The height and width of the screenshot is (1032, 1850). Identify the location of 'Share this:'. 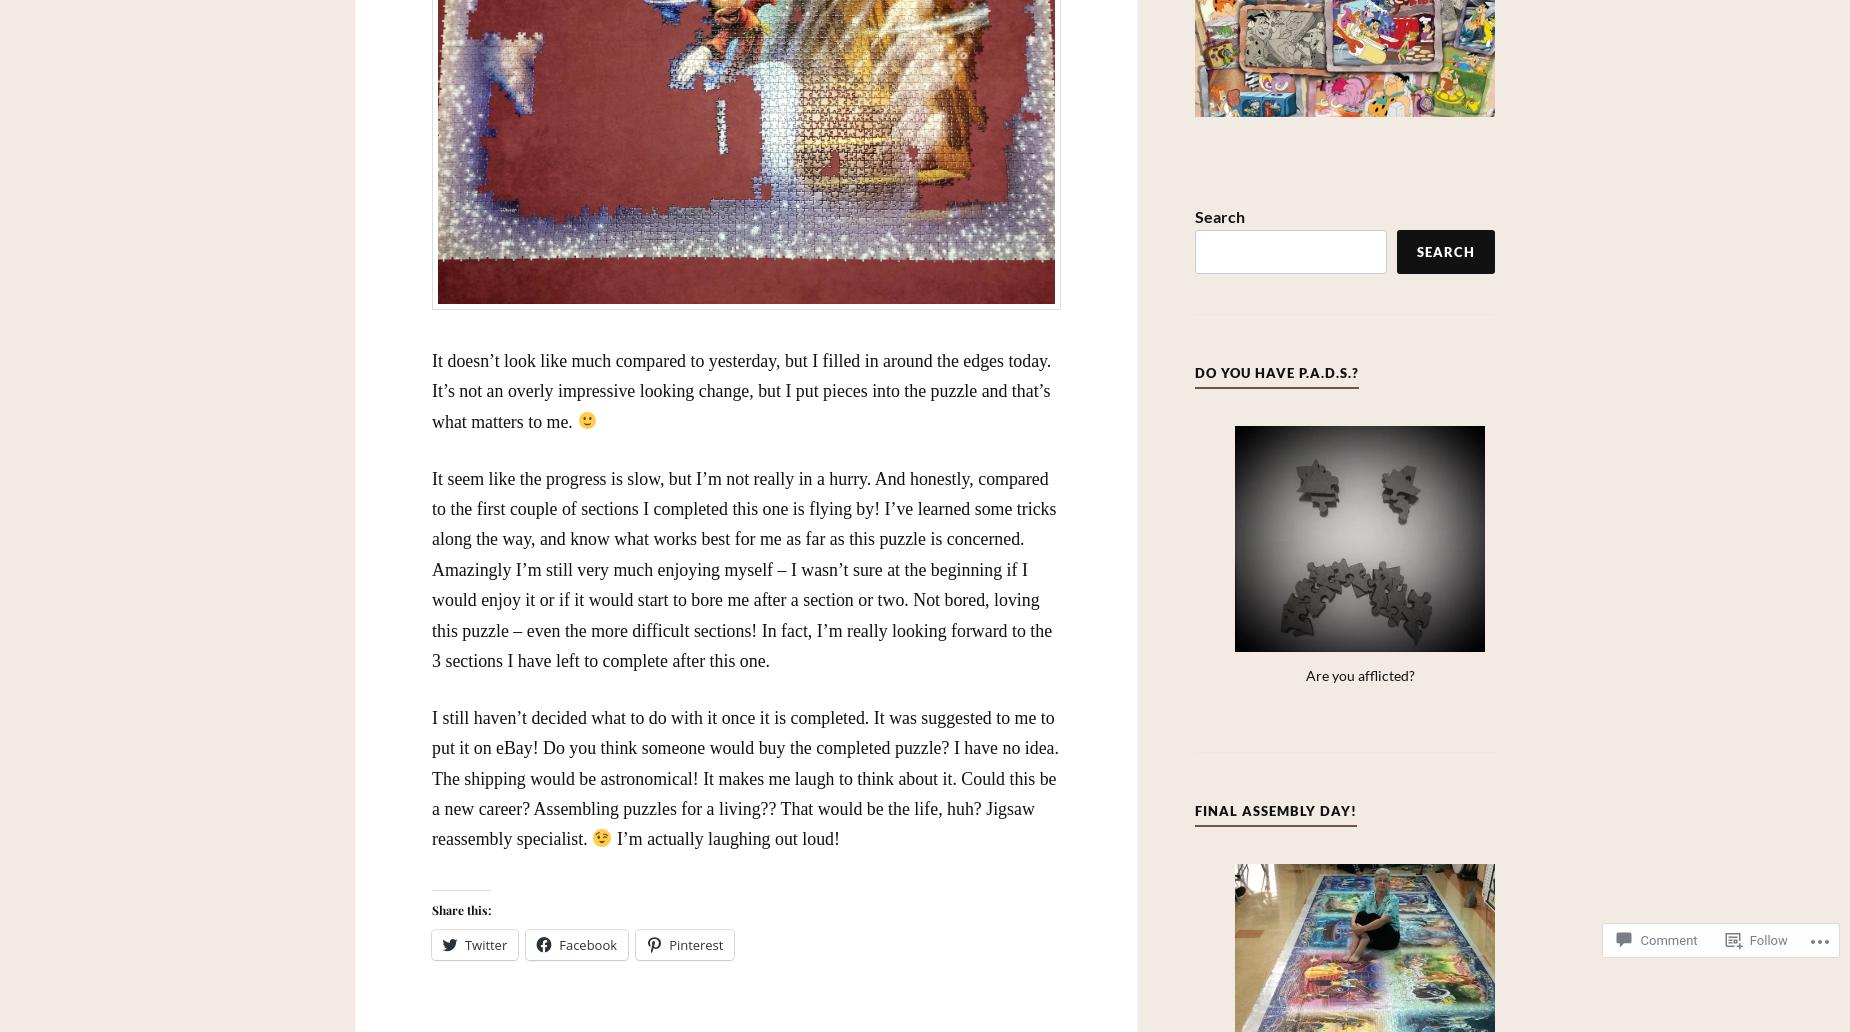
(460, 909).